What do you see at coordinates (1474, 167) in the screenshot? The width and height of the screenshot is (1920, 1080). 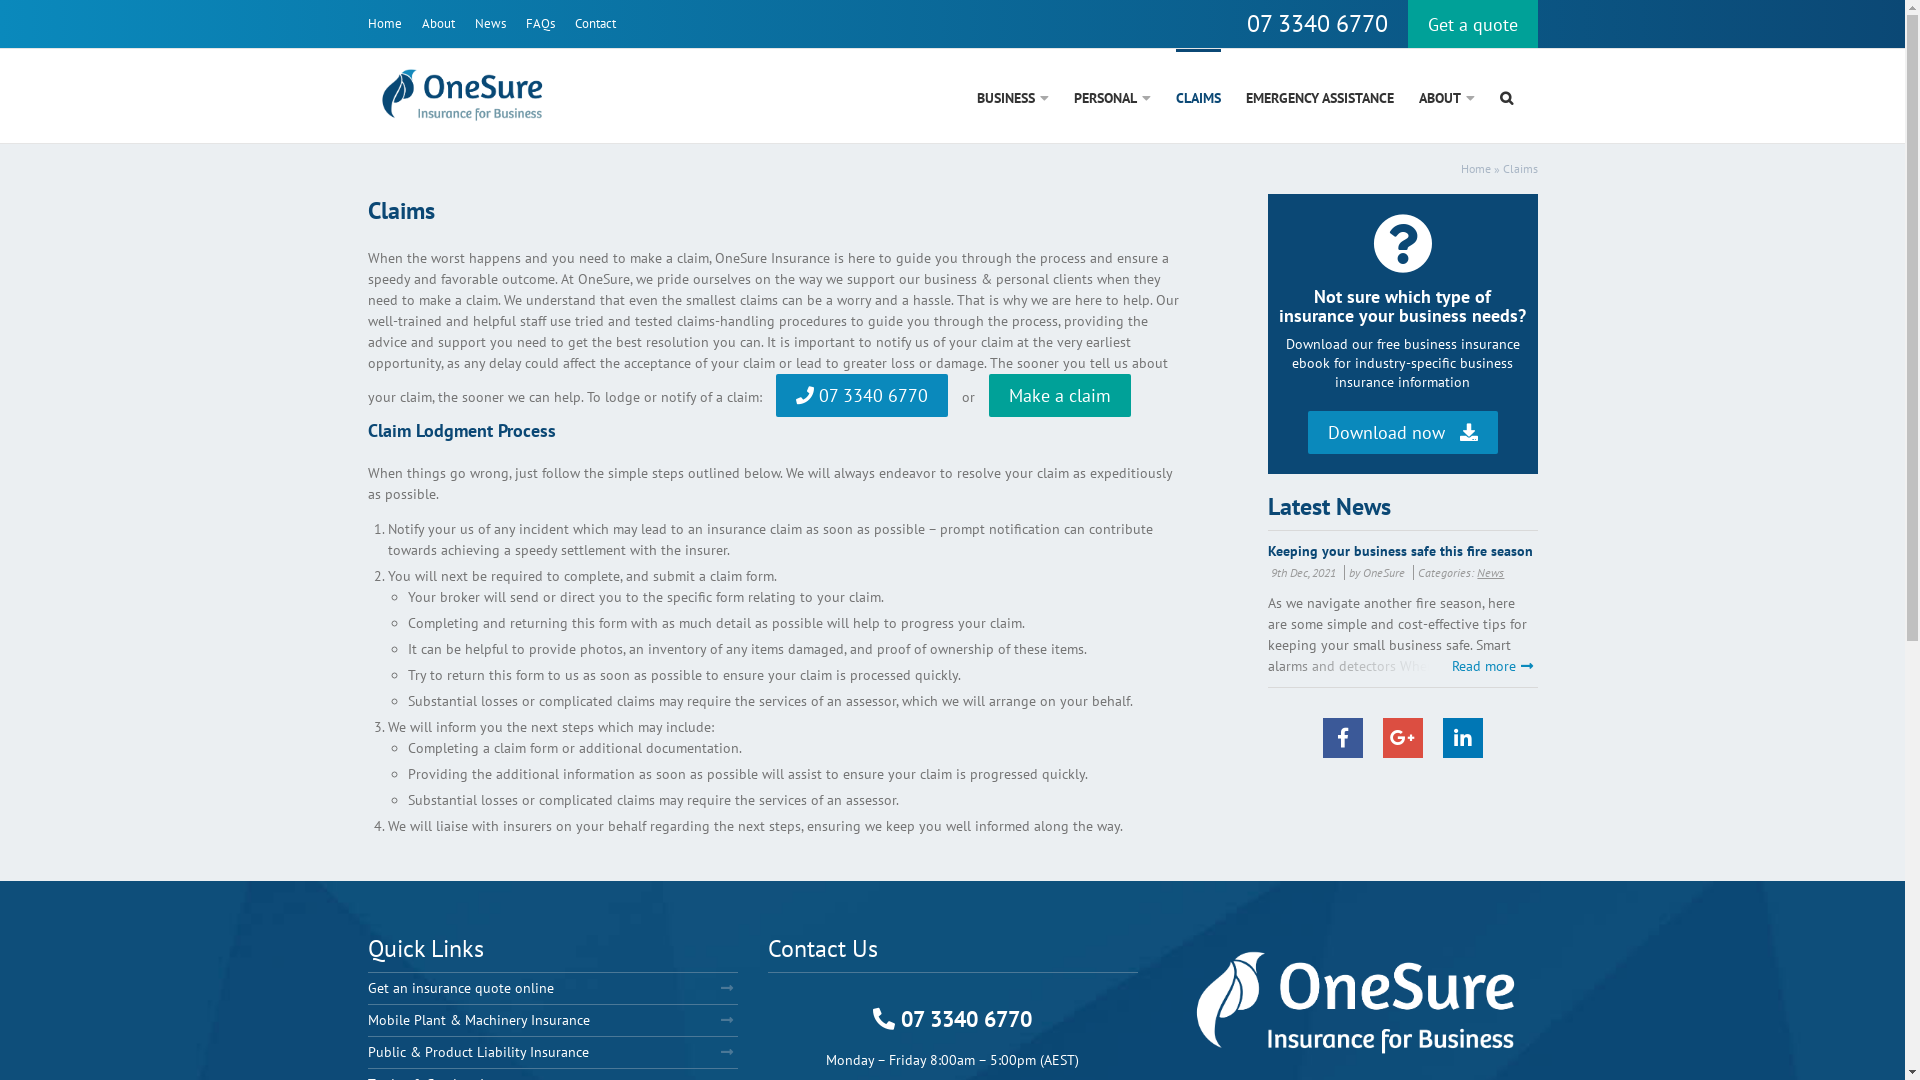 I see `'Home'` at bounding box center [1474, 167].